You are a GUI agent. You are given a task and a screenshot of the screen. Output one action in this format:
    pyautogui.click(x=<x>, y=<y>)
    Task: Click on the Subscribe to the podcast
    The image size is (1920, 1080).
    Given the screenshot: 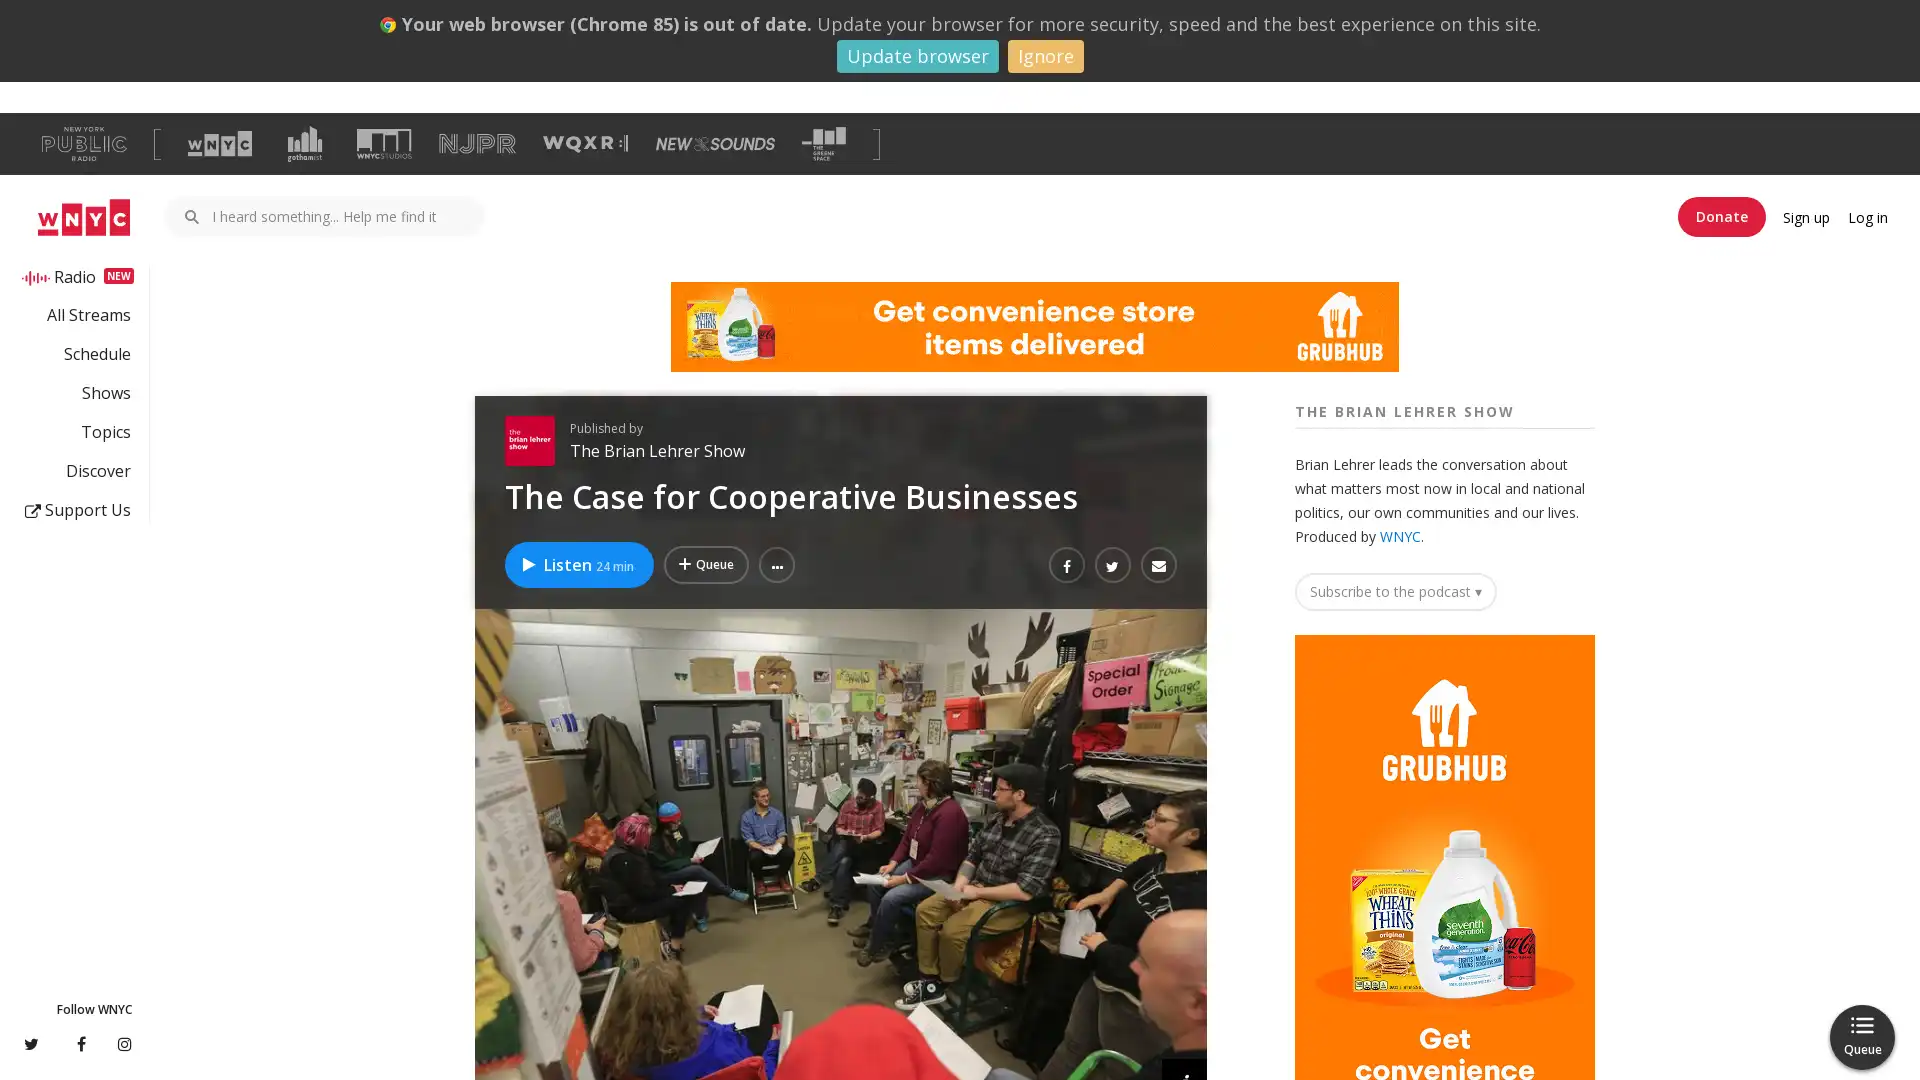 What is the action you would take?
    pyautogui.click(x=1394, y=590)
    